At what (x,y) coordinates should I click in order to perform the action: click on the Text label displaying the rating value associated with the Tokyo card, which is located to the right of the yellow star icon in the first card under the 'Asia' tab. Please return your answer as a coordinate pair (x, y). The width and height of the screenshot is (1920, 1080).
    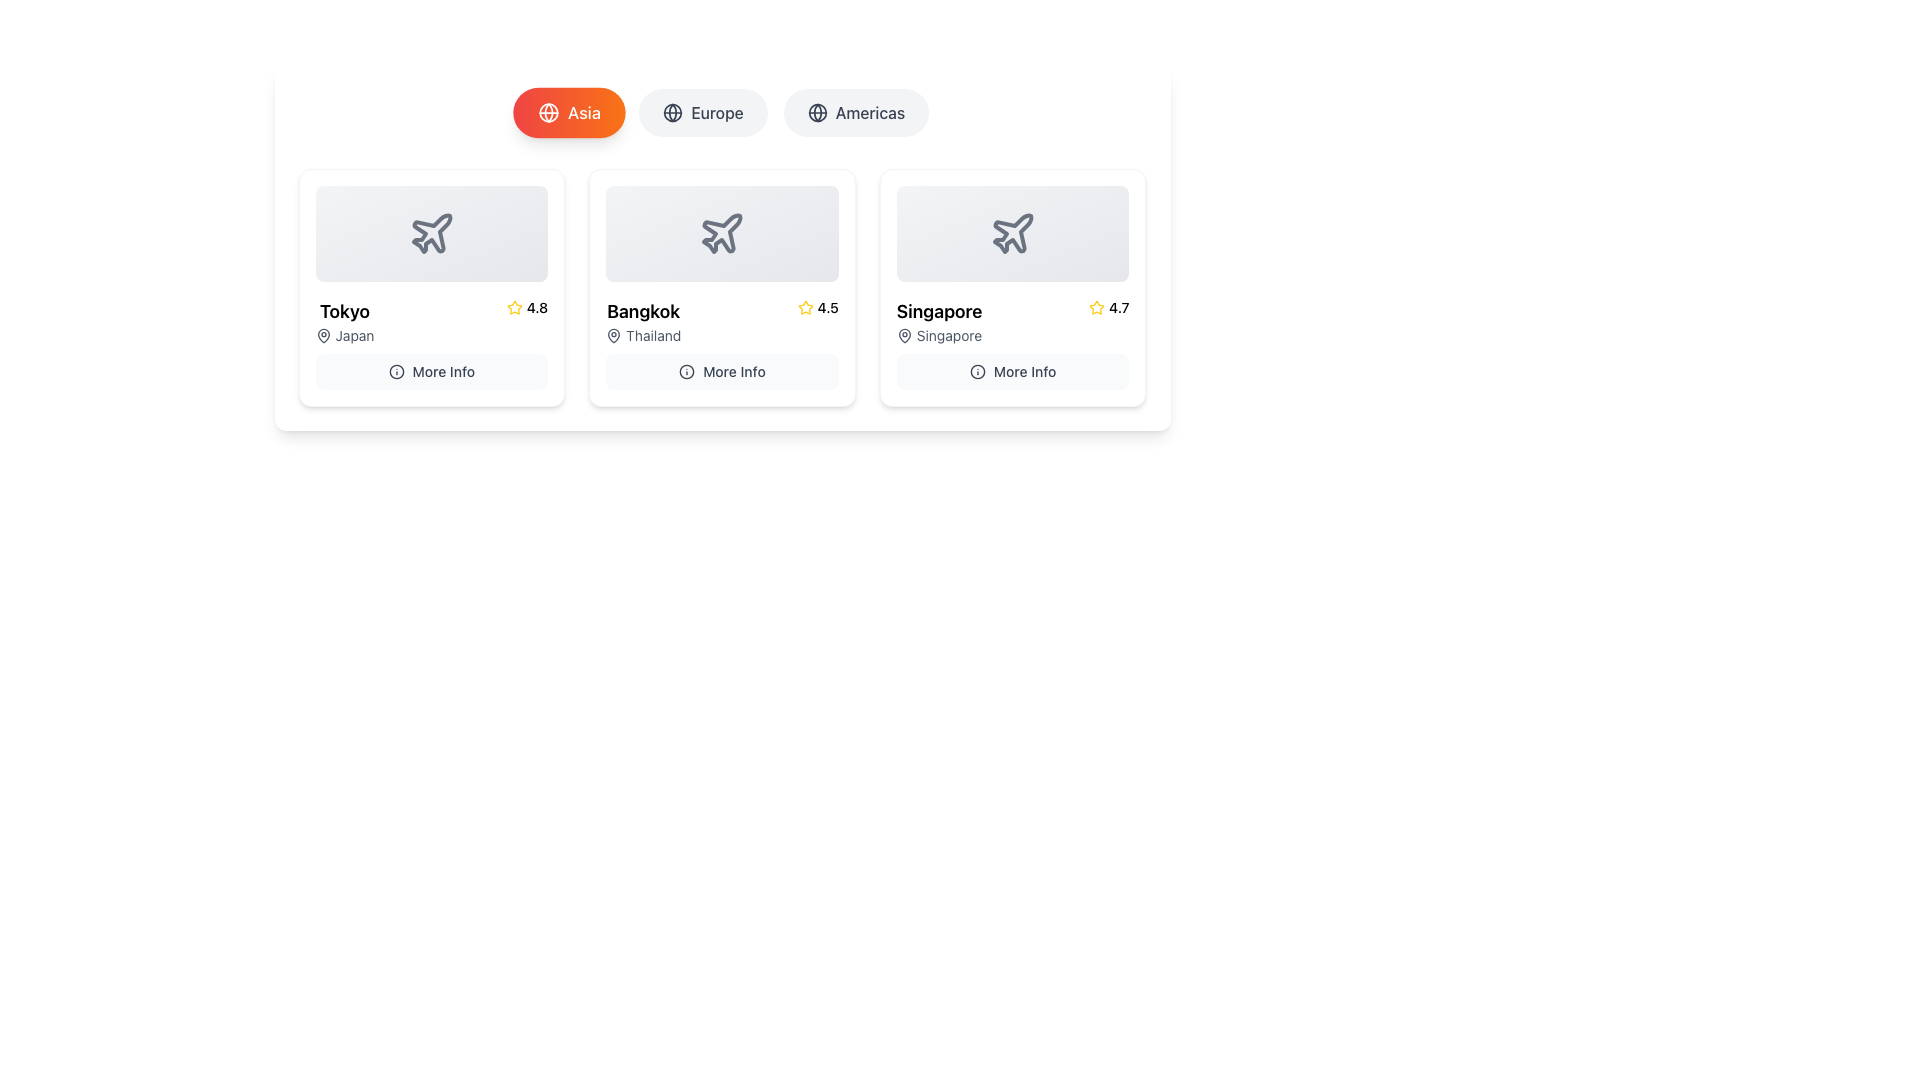
    Looking at the image, I should click on (537, 308).